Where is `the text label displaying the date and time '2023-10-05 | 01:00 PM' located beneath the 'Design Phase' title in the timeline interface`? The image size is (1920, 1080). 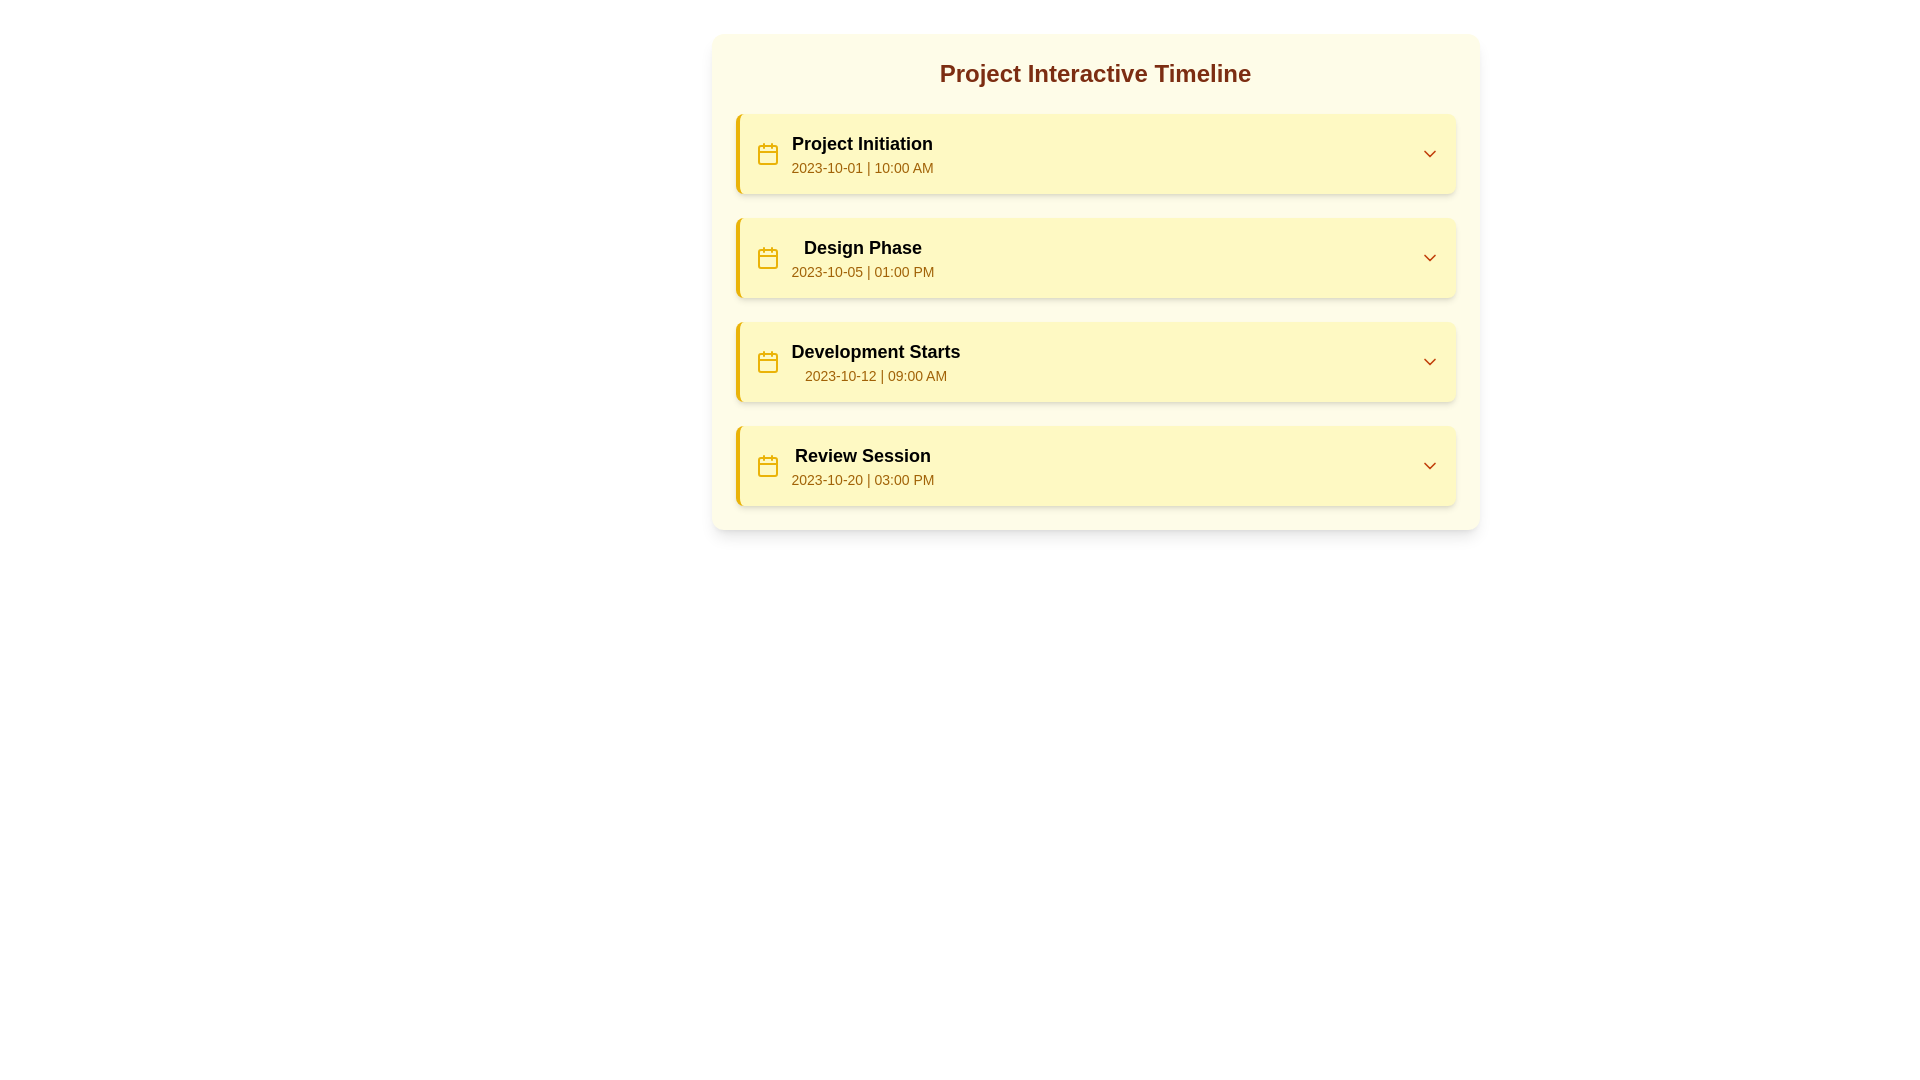 the text label displaying the date and time '2023-10-05 | 01:00 PM' located beneath the 'Design Phase' title in the timeline interface is located at coordinates (863, 272).